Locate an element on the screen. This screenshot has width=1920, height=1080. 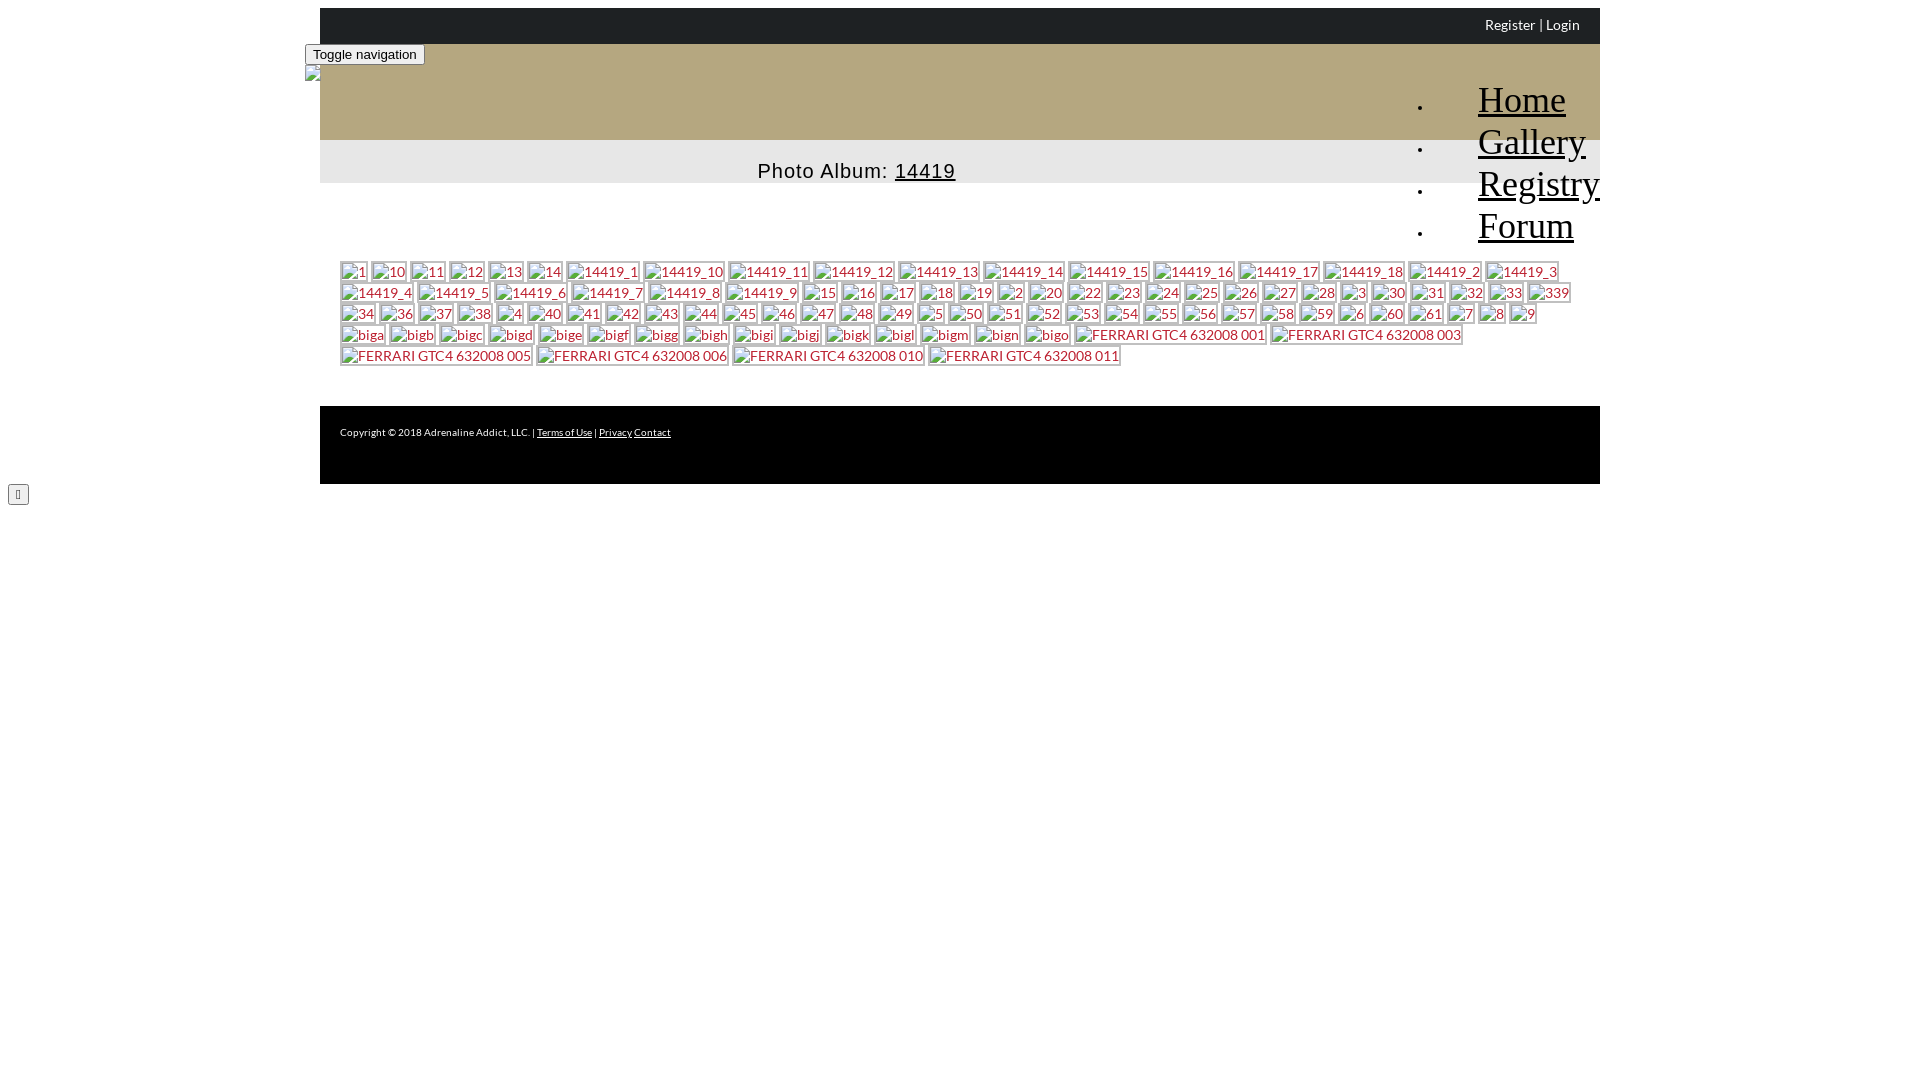
'339 (click to enlarge)' is located at coordinates (1548, 292).